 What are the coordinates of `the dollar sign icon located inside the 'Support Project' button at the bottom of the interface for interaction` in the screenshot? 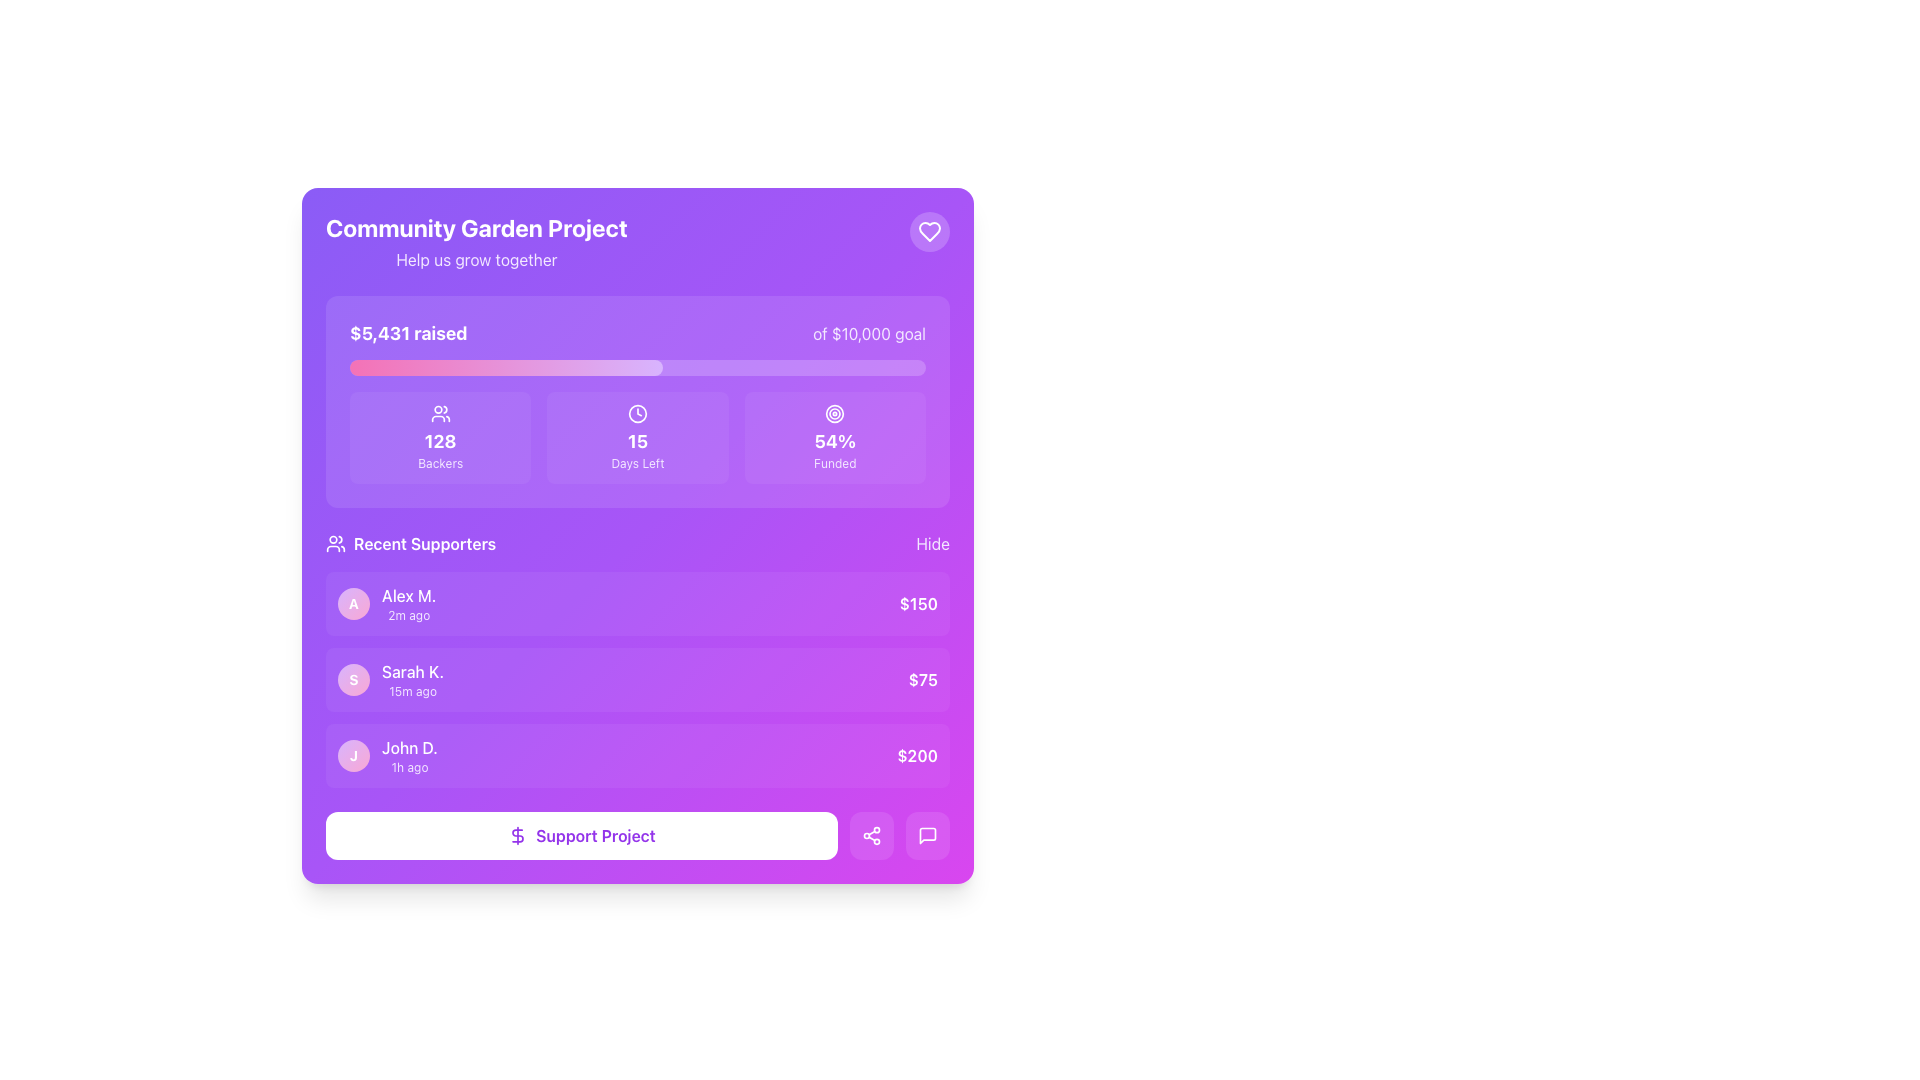 It's located at (518, 836).